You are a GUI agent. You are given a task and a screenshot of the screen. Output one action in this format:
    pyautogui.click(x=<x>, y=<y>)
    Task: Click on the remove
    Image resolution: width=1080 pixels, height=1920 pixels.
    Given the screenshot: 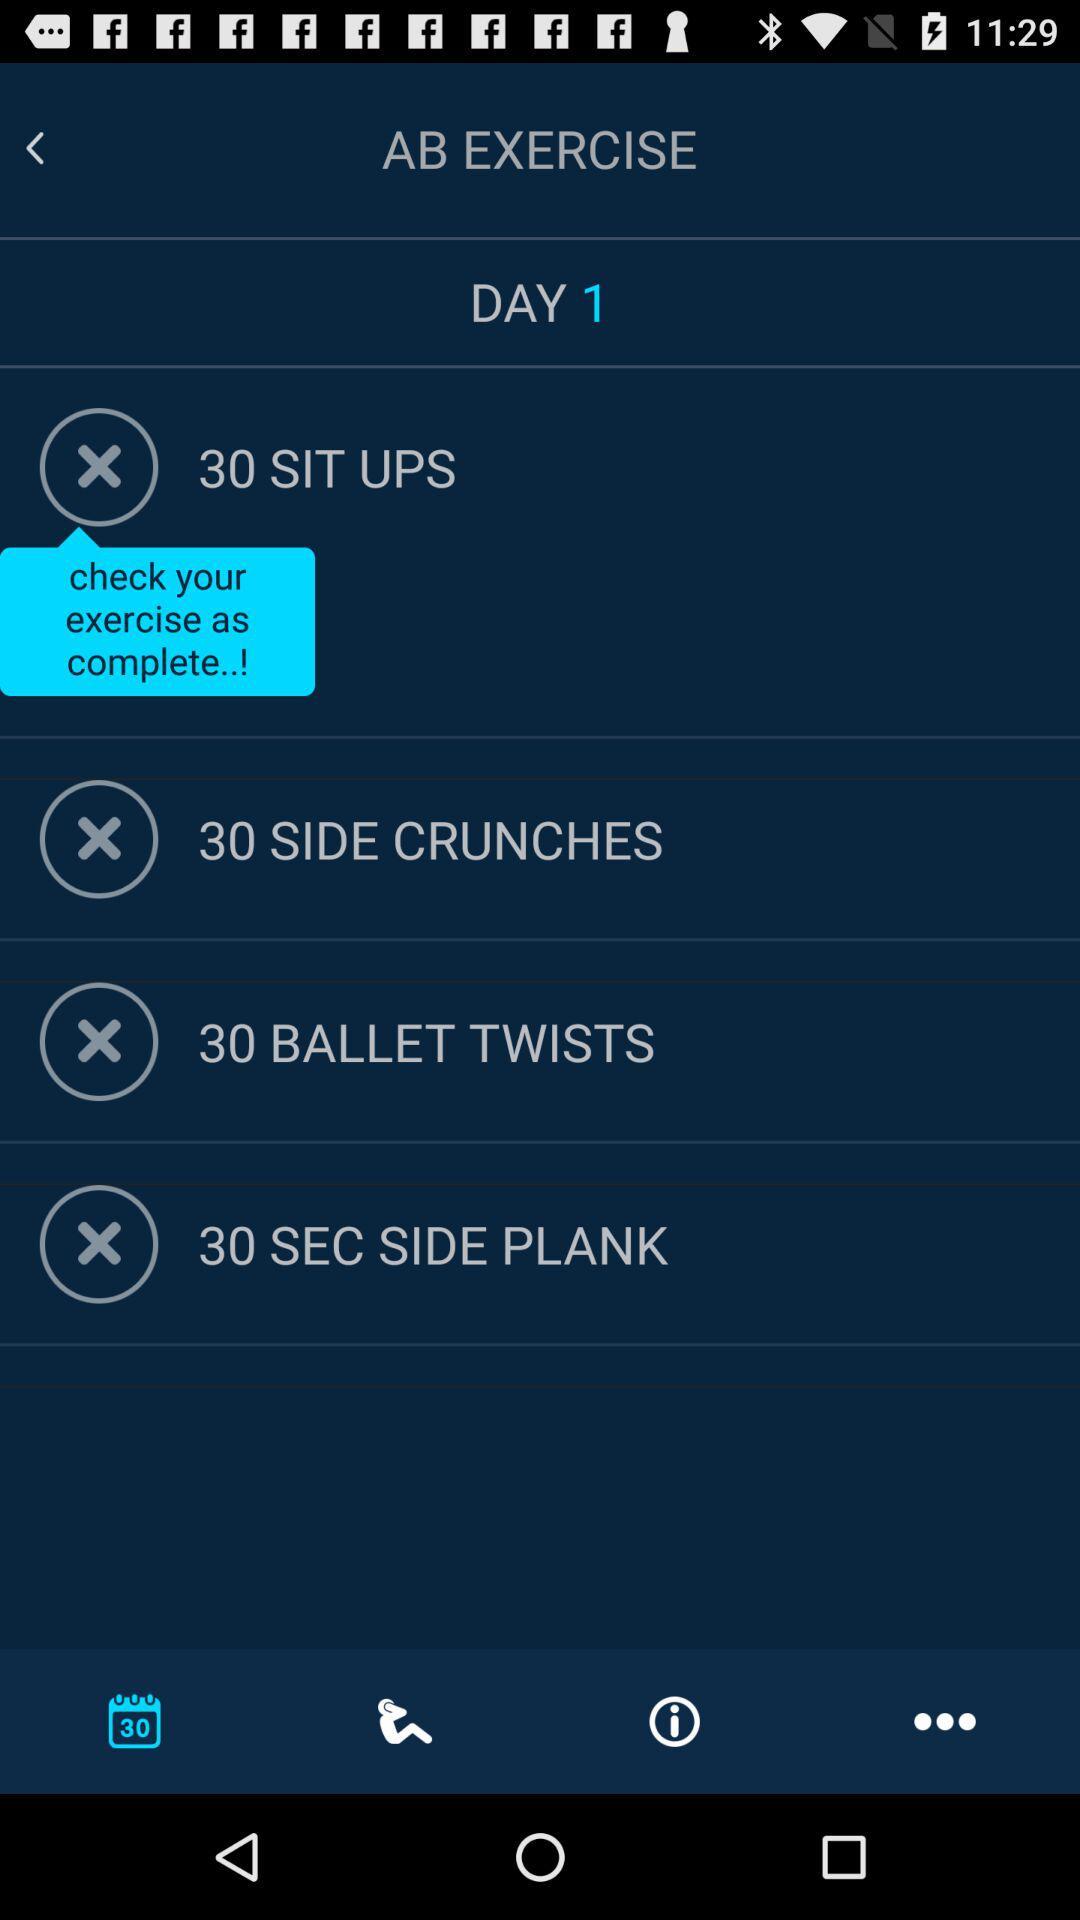 What is the action you would take?
    pyautogui.click(x=99, y=466)
    